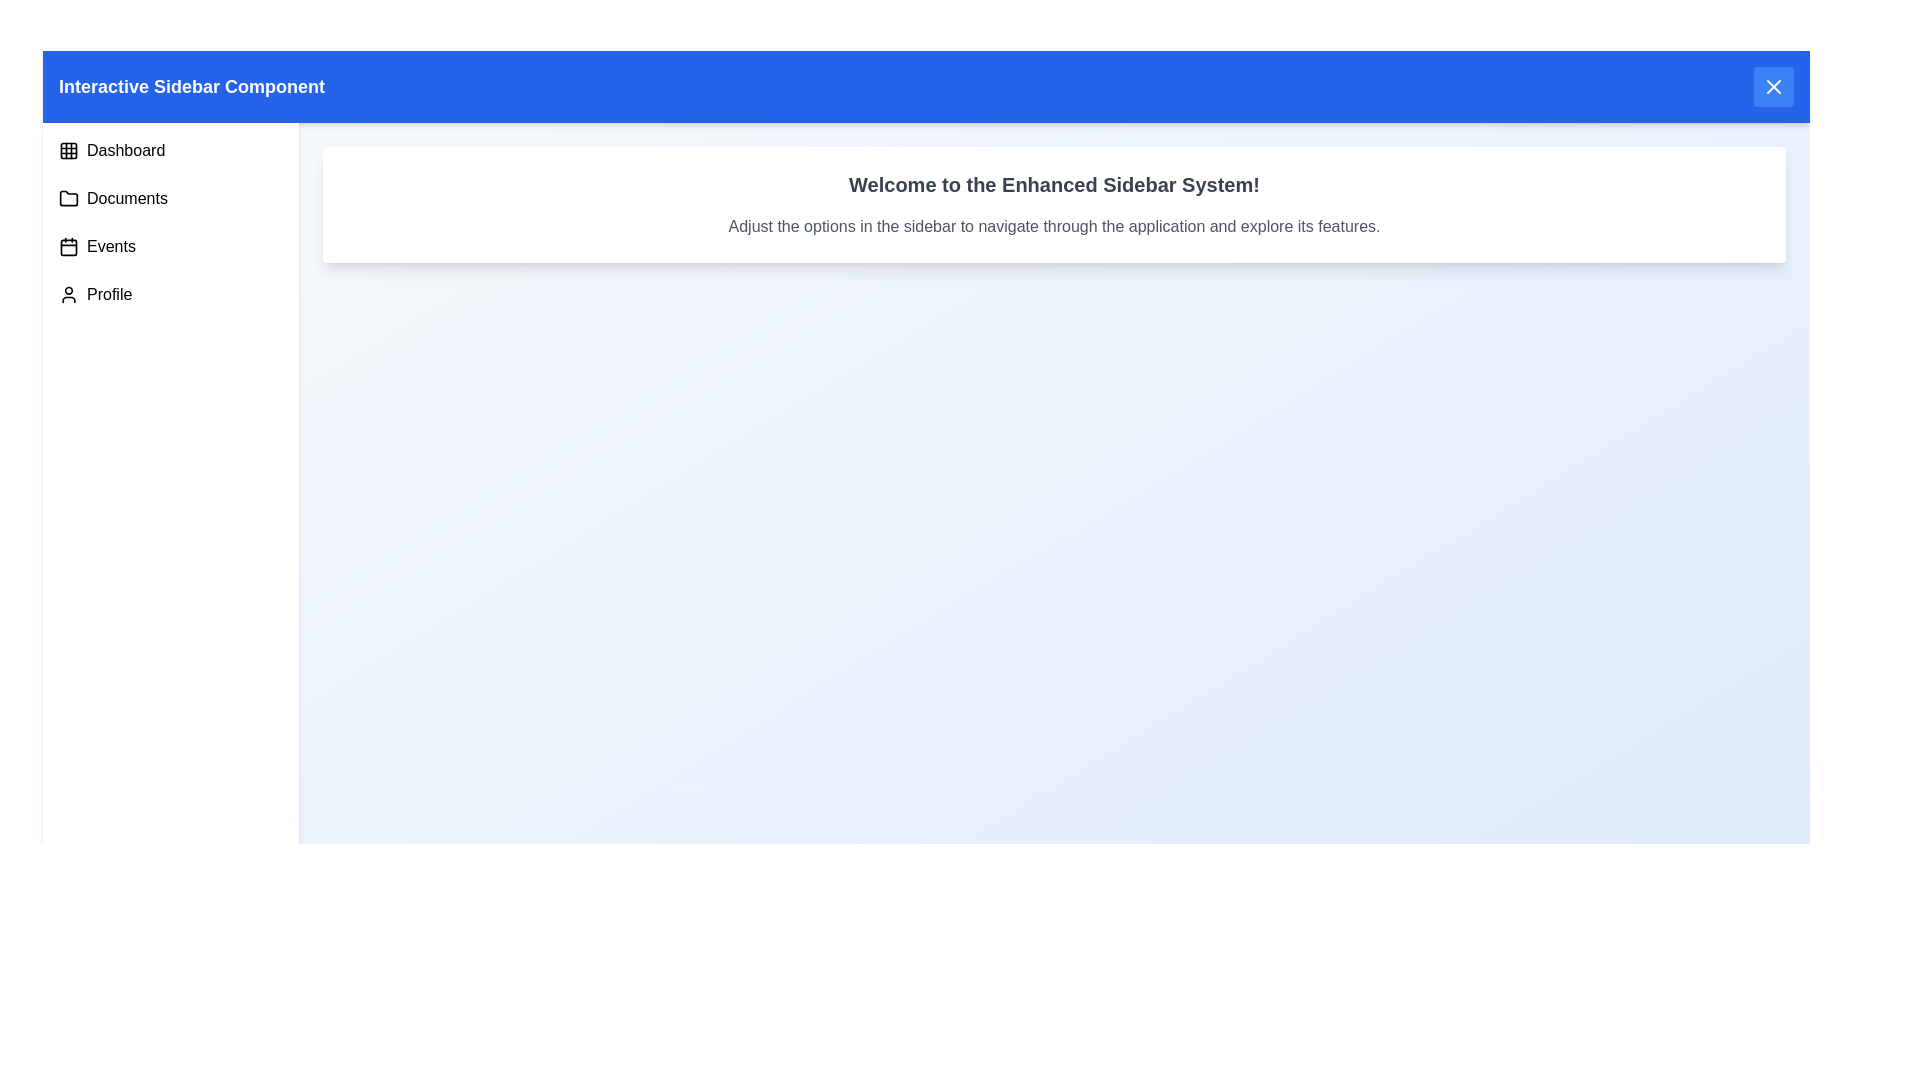  I want to click on the third List Item in the left sidebar that accesses the 'Events' section, so click(171, 245).